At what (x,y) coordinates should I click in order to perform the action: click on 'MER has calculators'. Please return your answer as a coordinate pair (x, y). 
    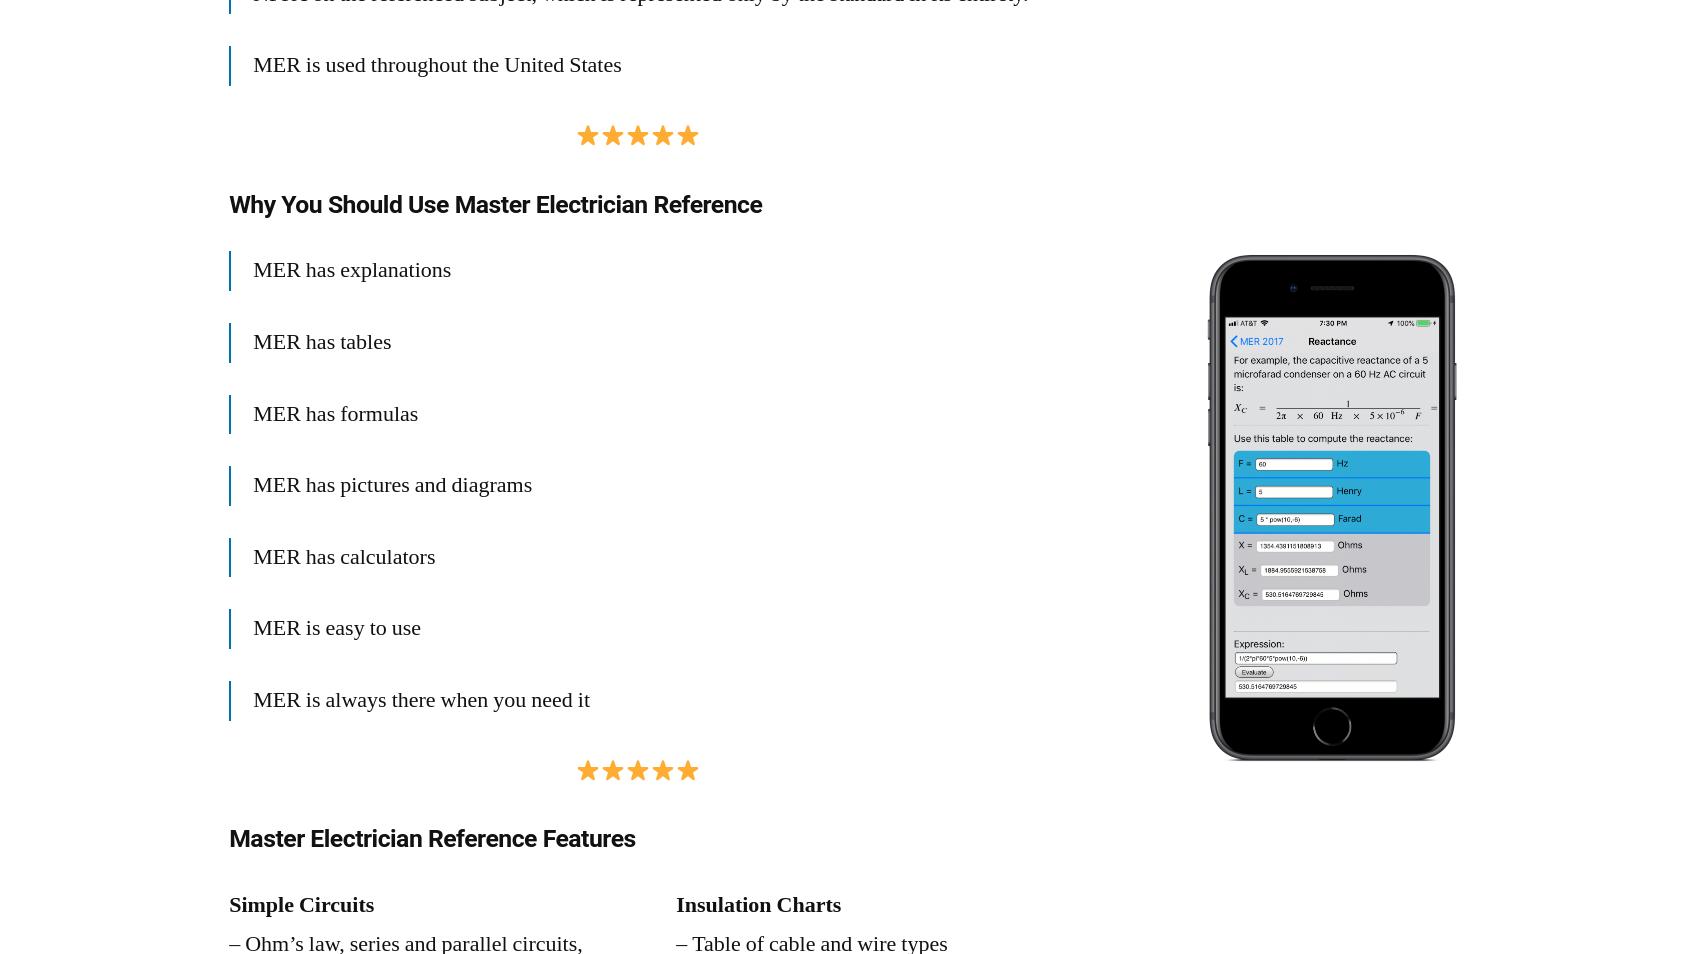
    Looking at the image, I should click on (342, 554).